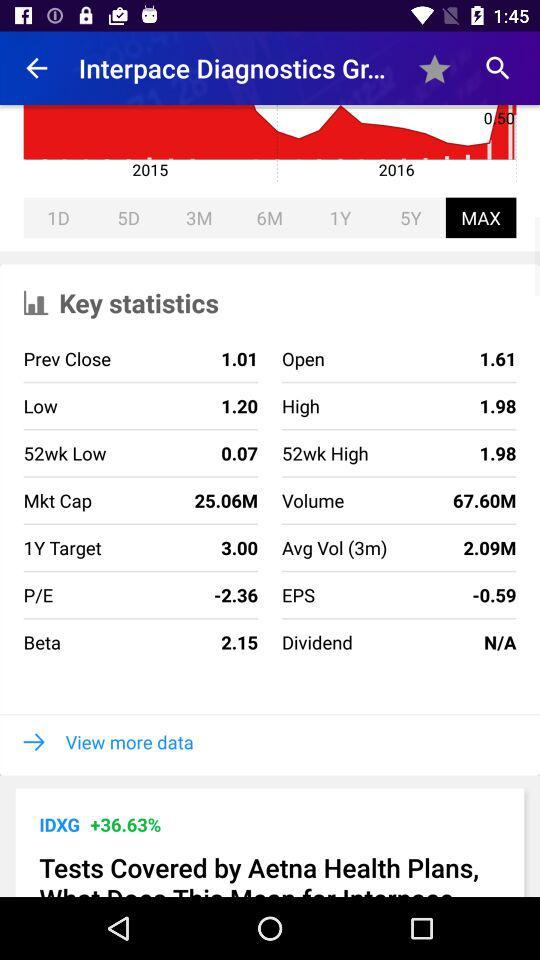  Describe the element at coordinates (325, 453) in the screenshot. I see `the 52wk high icon` at that location.